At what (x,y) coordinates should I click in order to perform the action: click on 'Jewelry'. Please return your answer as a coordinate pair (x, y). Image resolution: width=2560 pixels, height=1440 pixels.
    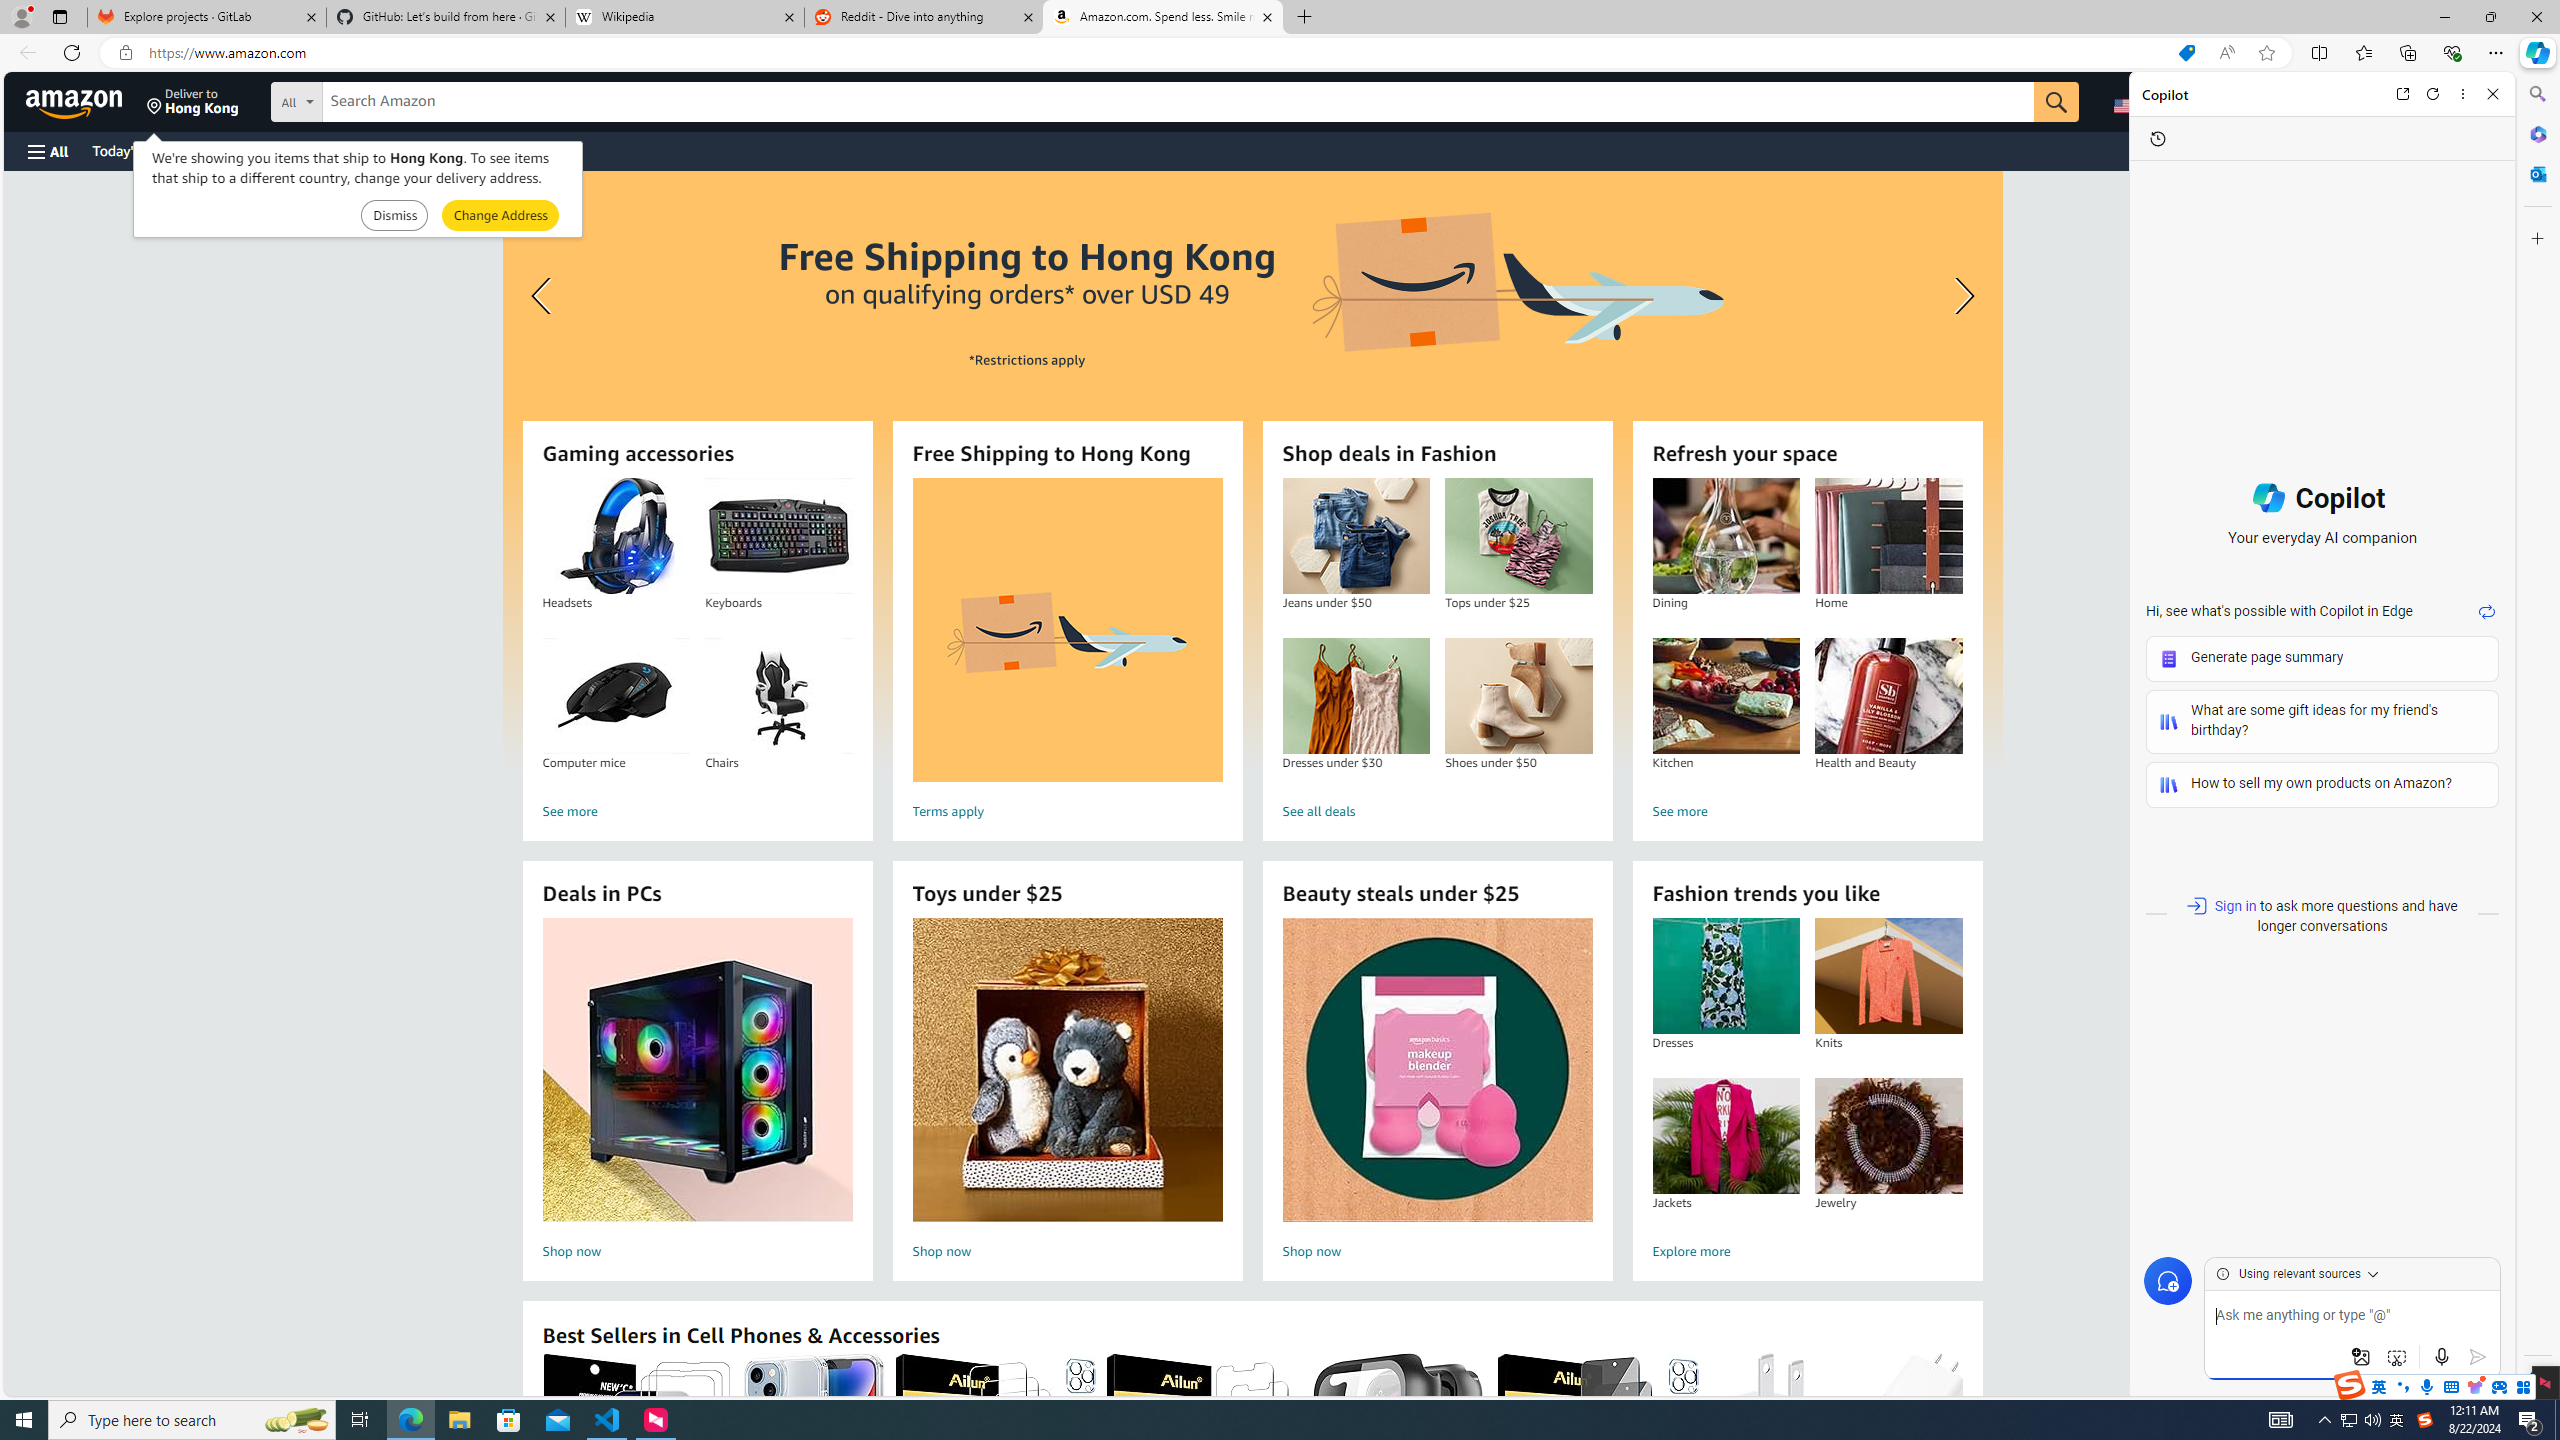
    Looking at the image, I should click on (1888, 1135).